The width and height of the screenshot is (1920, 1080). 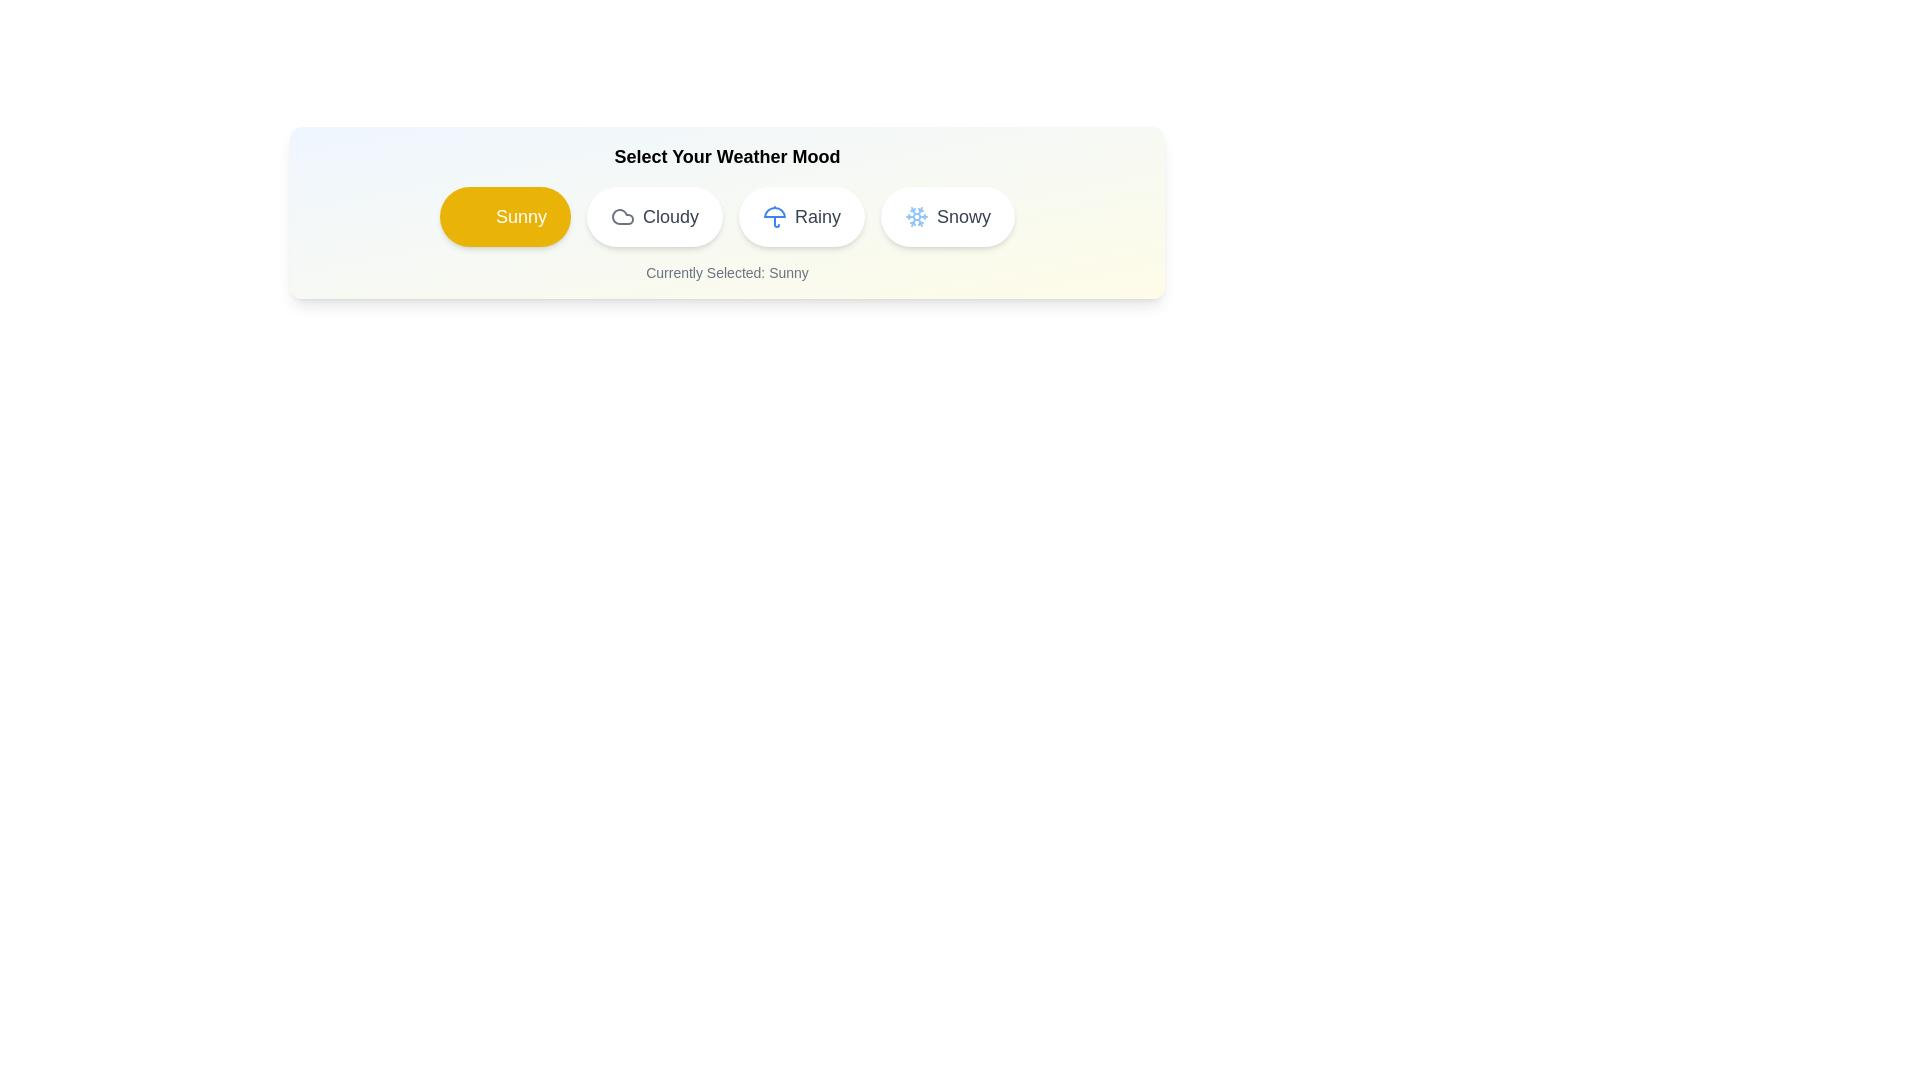 I want to click on the weather option Sunny by clicking on its chip, so click(x=504, y=216).